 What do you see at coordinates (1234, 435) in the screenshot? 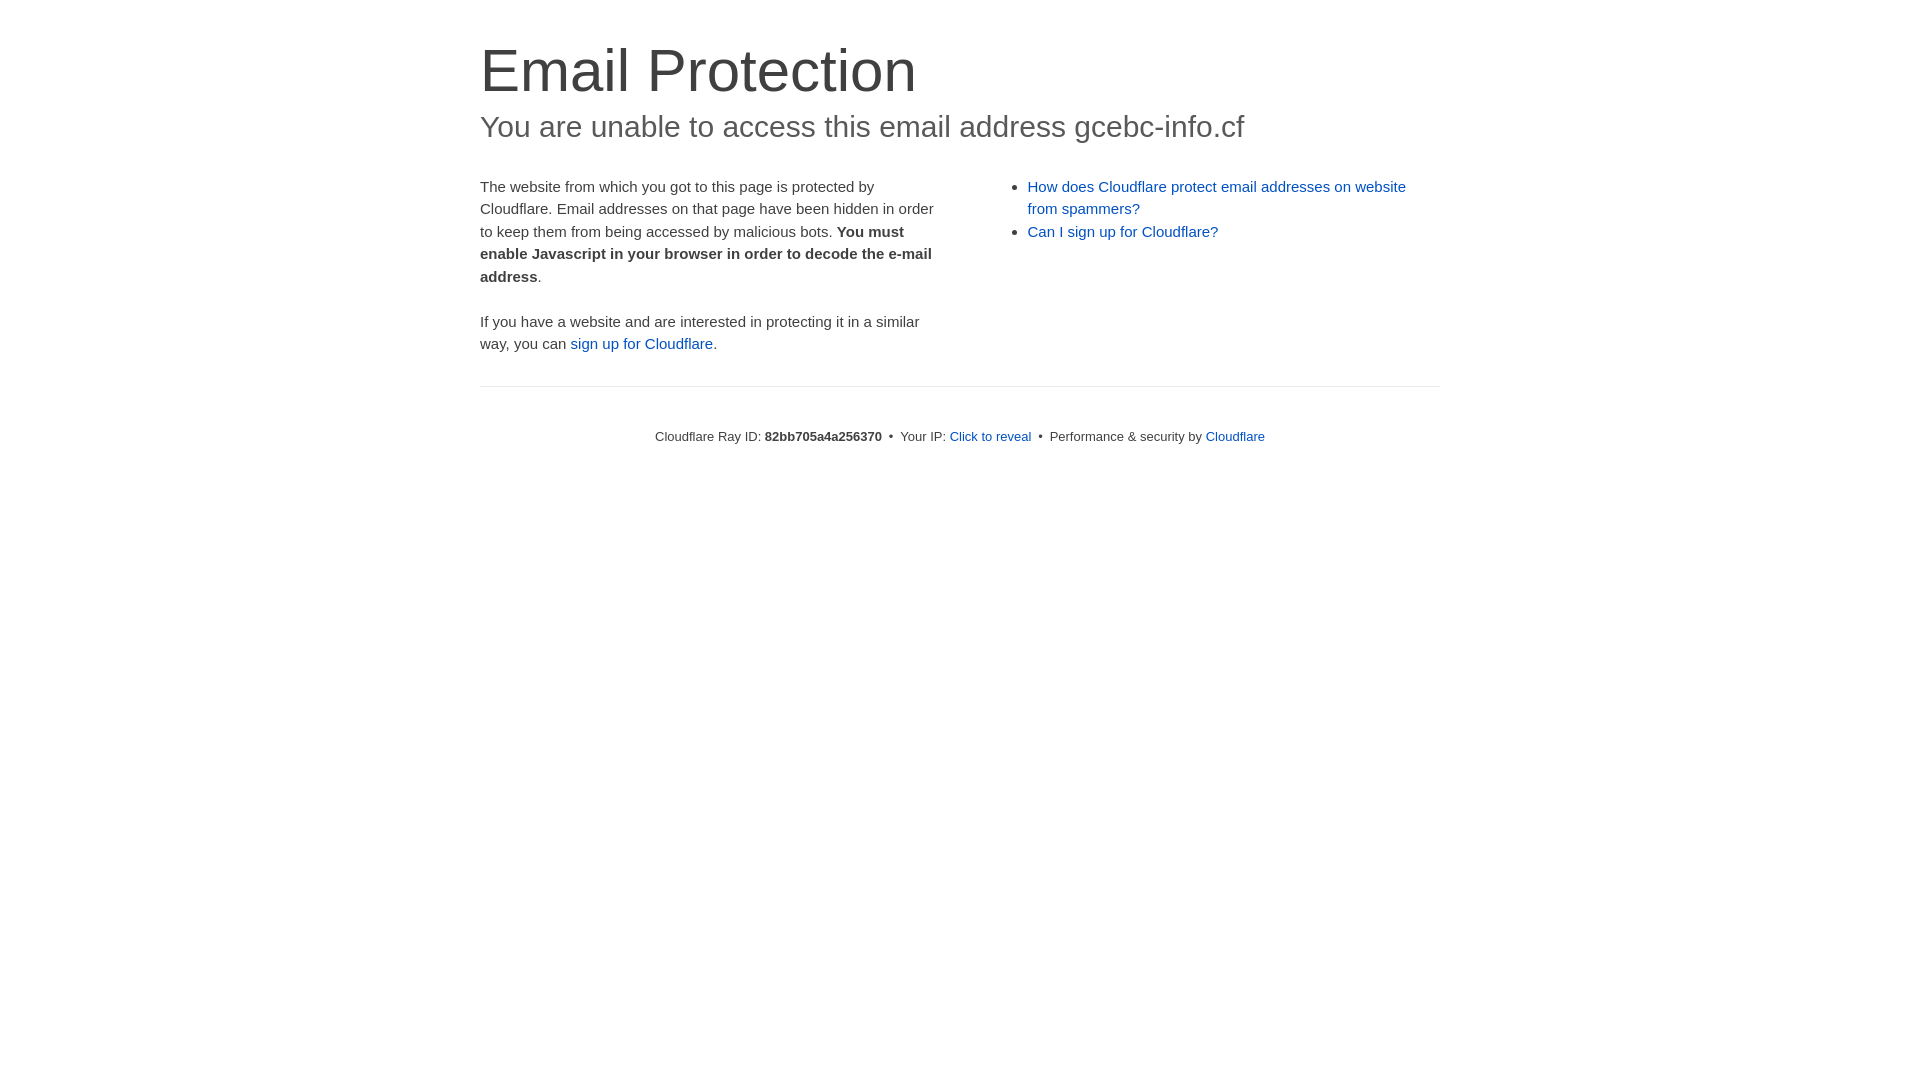
I see `'Cloudflare'` at bounding box center [1234, 435].